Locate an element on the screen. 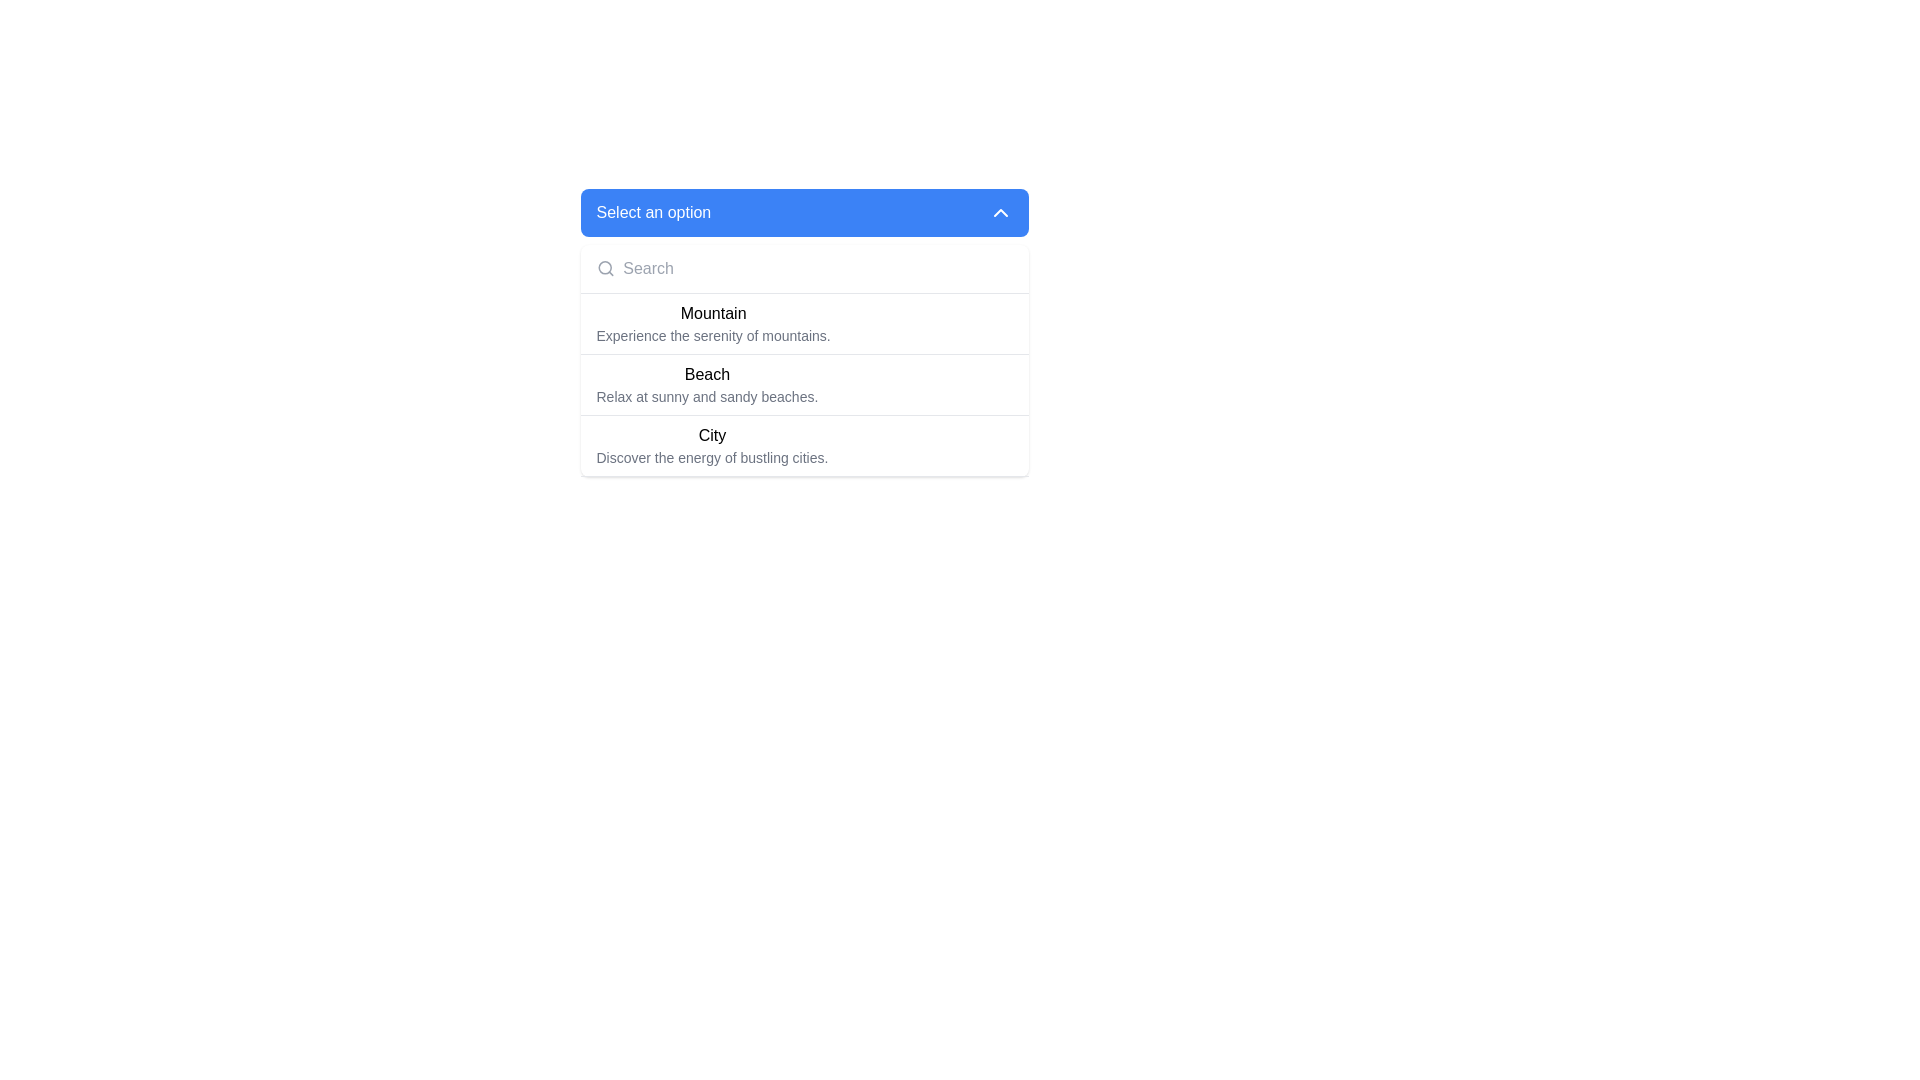 The width and height of the screenshot is (1920, 1080). the 'Beach' option in the Dropdown menu items list is located at coordinates (804, 361).